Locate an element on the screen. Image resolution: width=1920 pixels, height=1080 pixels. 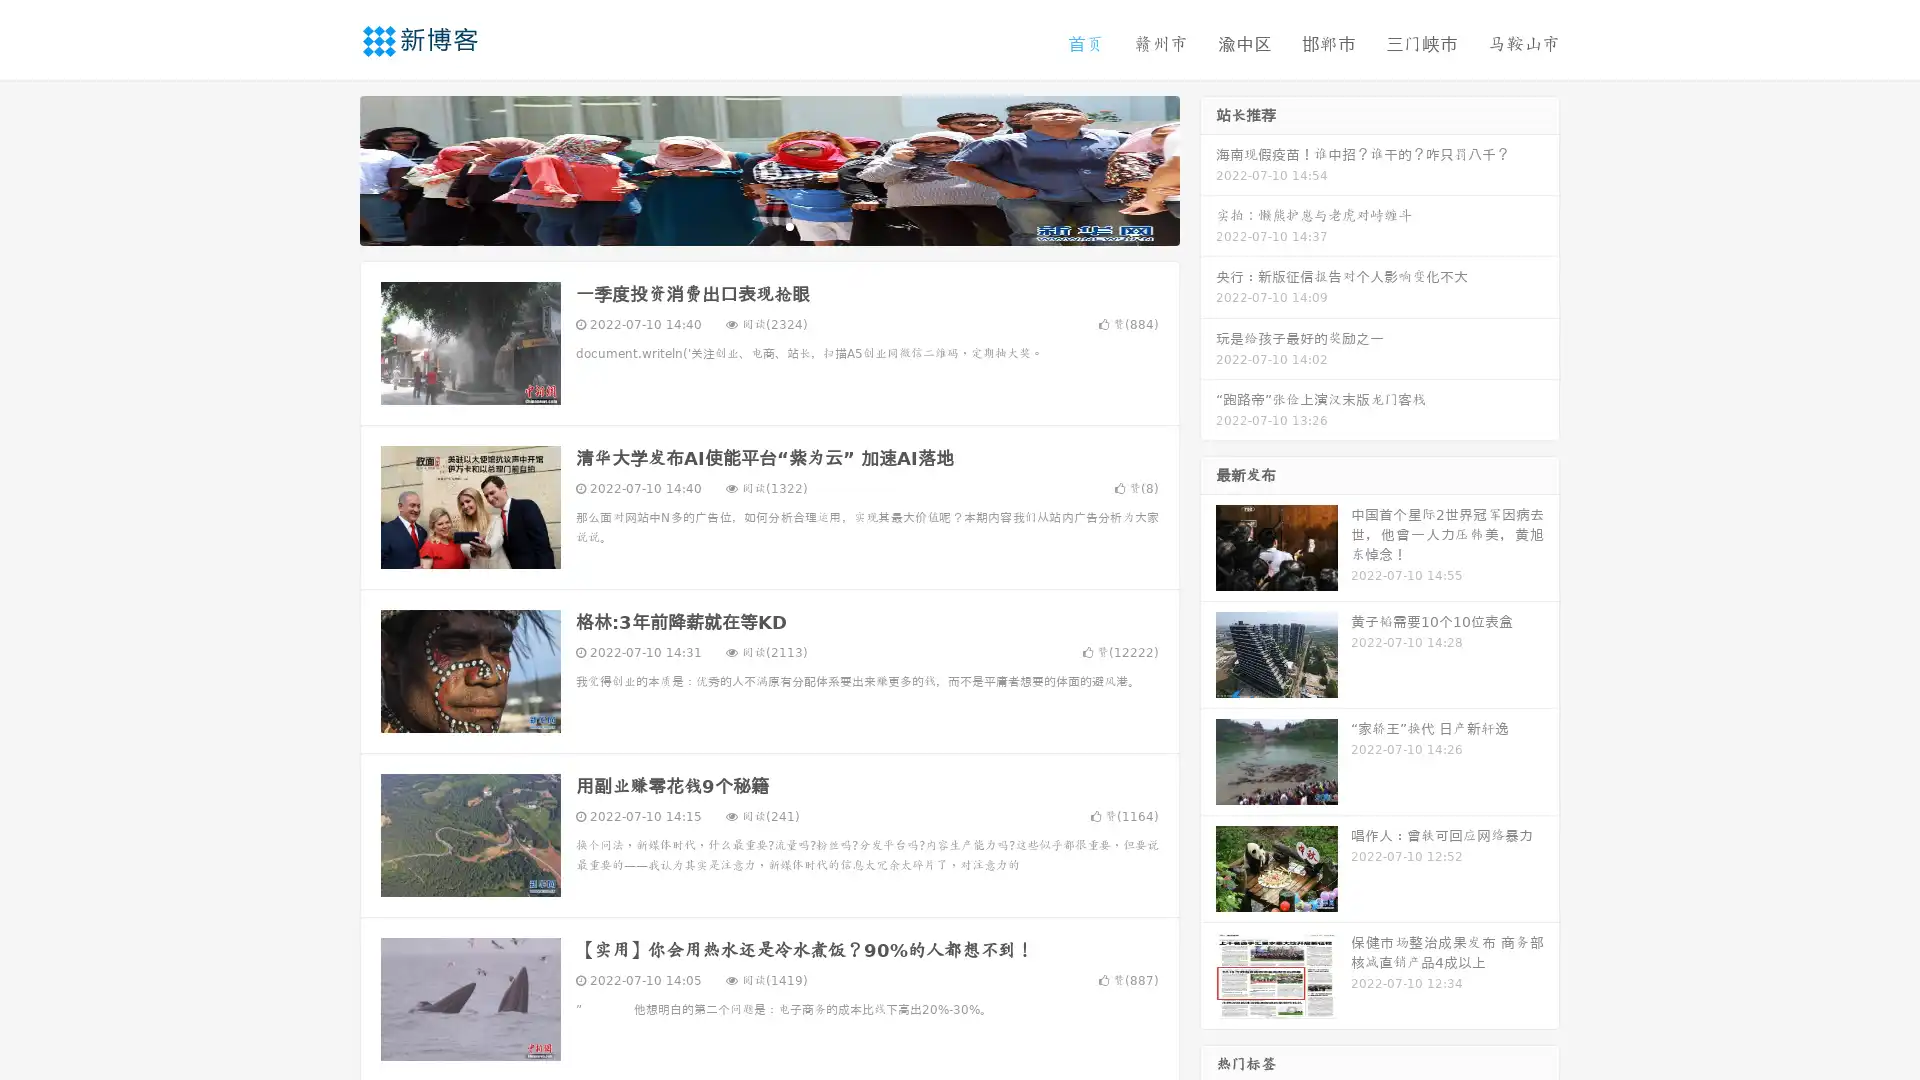
Next slide is located at coordinates (1208, 168).